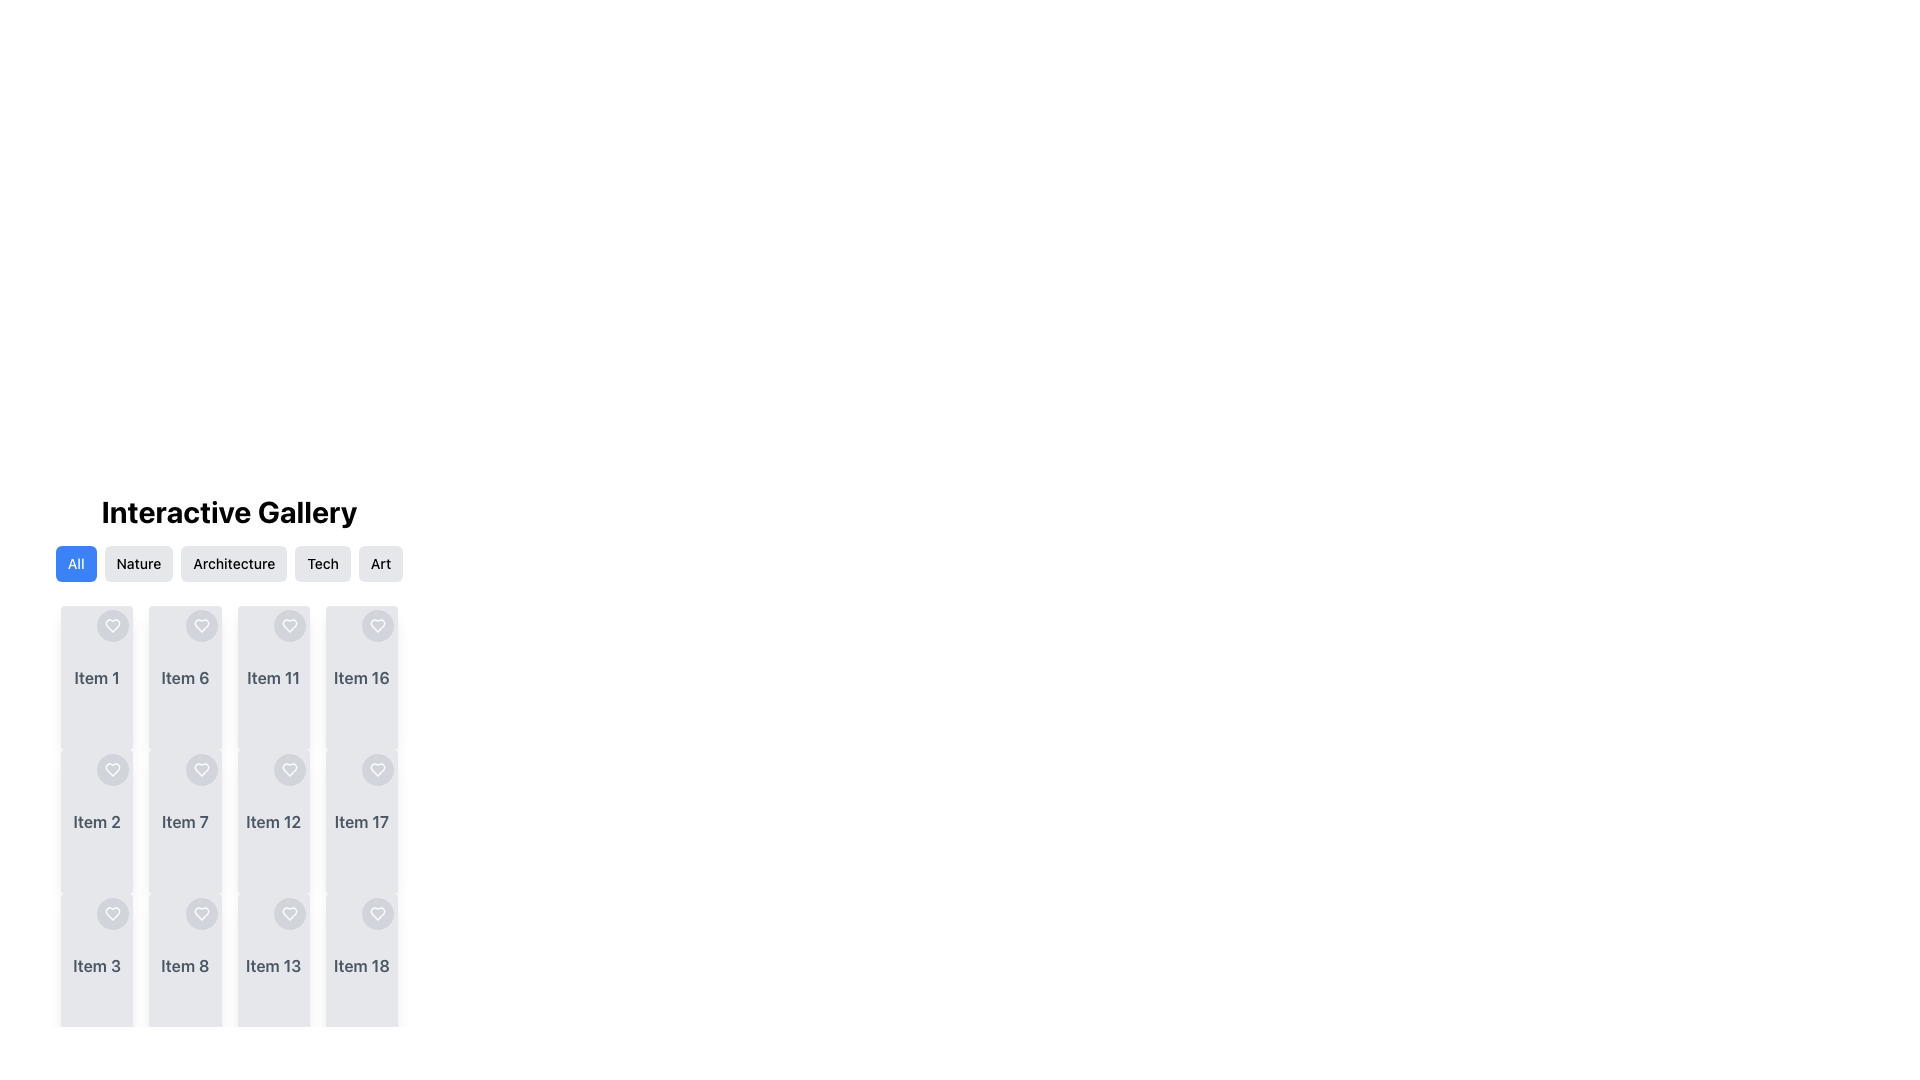  Describe the element at coordinates (96, 964) in the screenshot. I see `the rectangular card containing the text 'Item 3' and a heart icon, located in the first column of the grid layout` at that location.